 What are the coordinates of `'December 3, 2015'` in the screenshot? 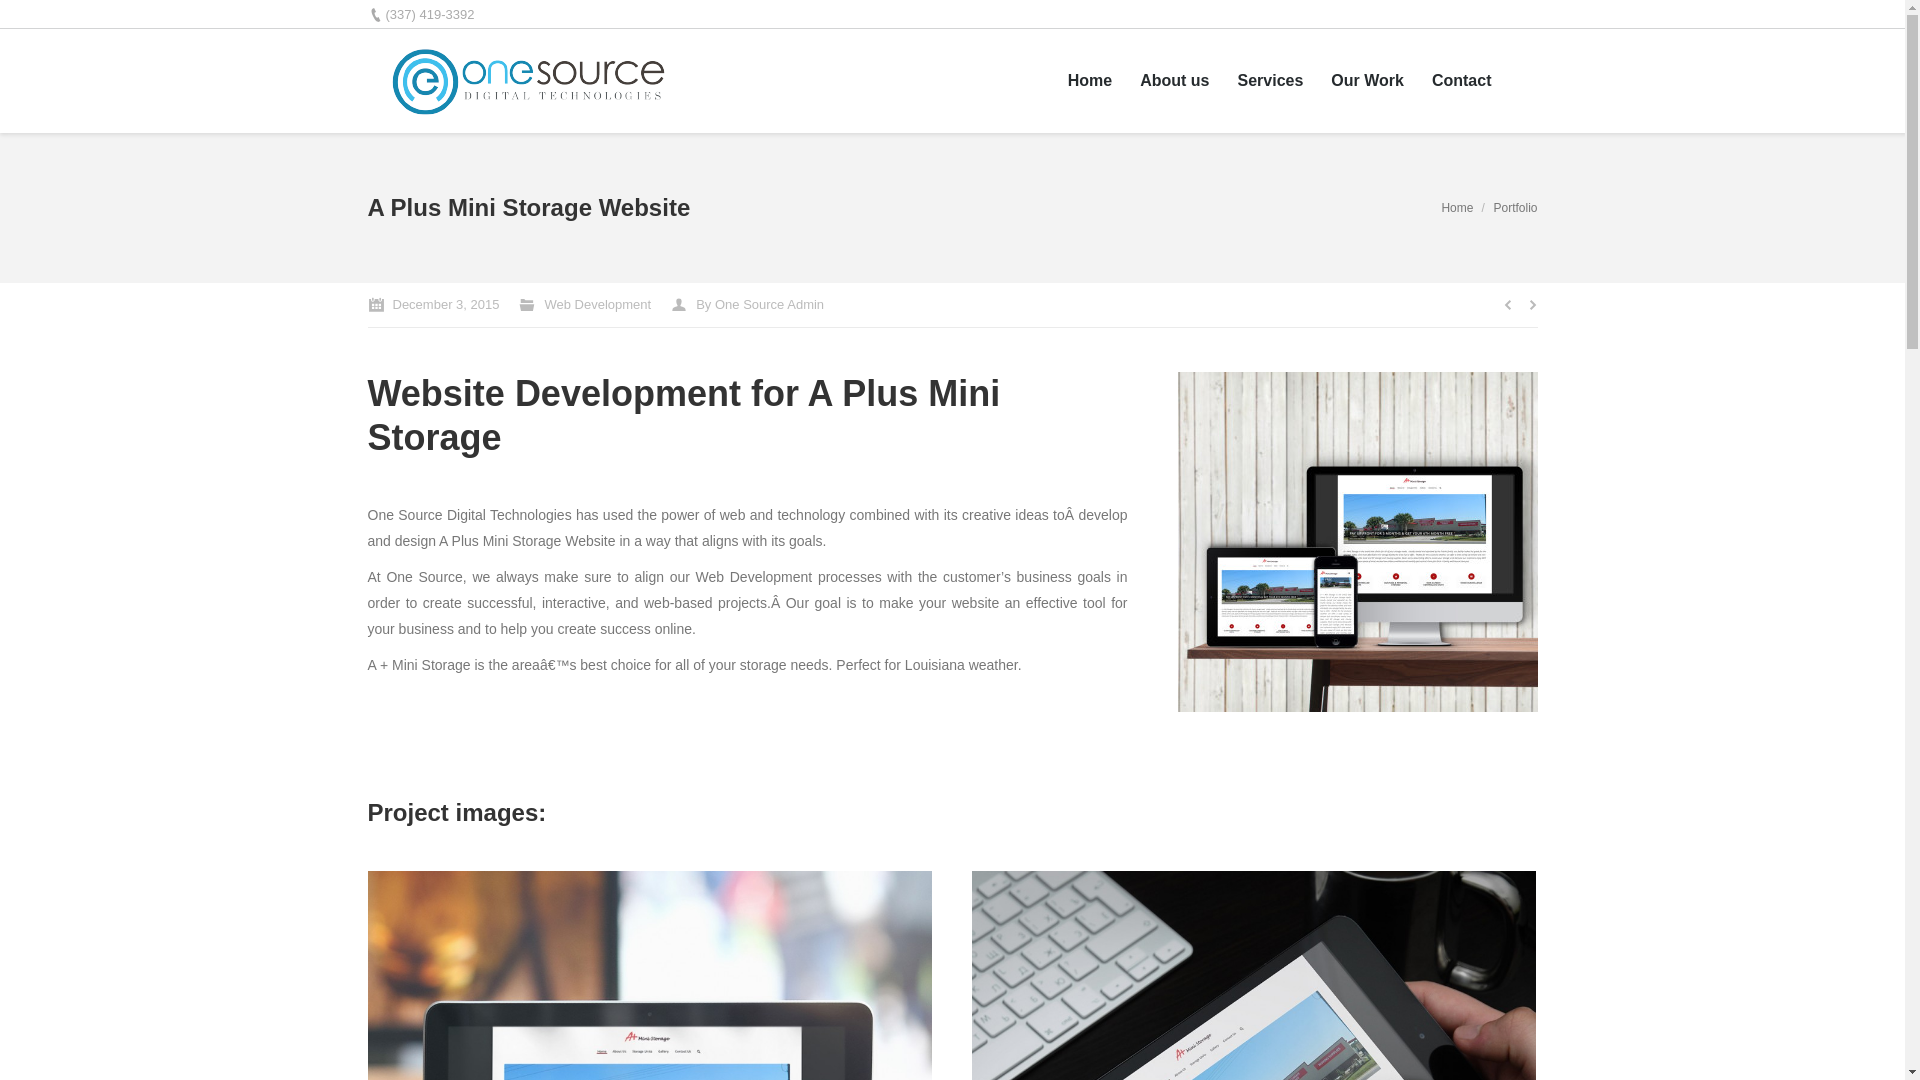 It's located at (432, 304).